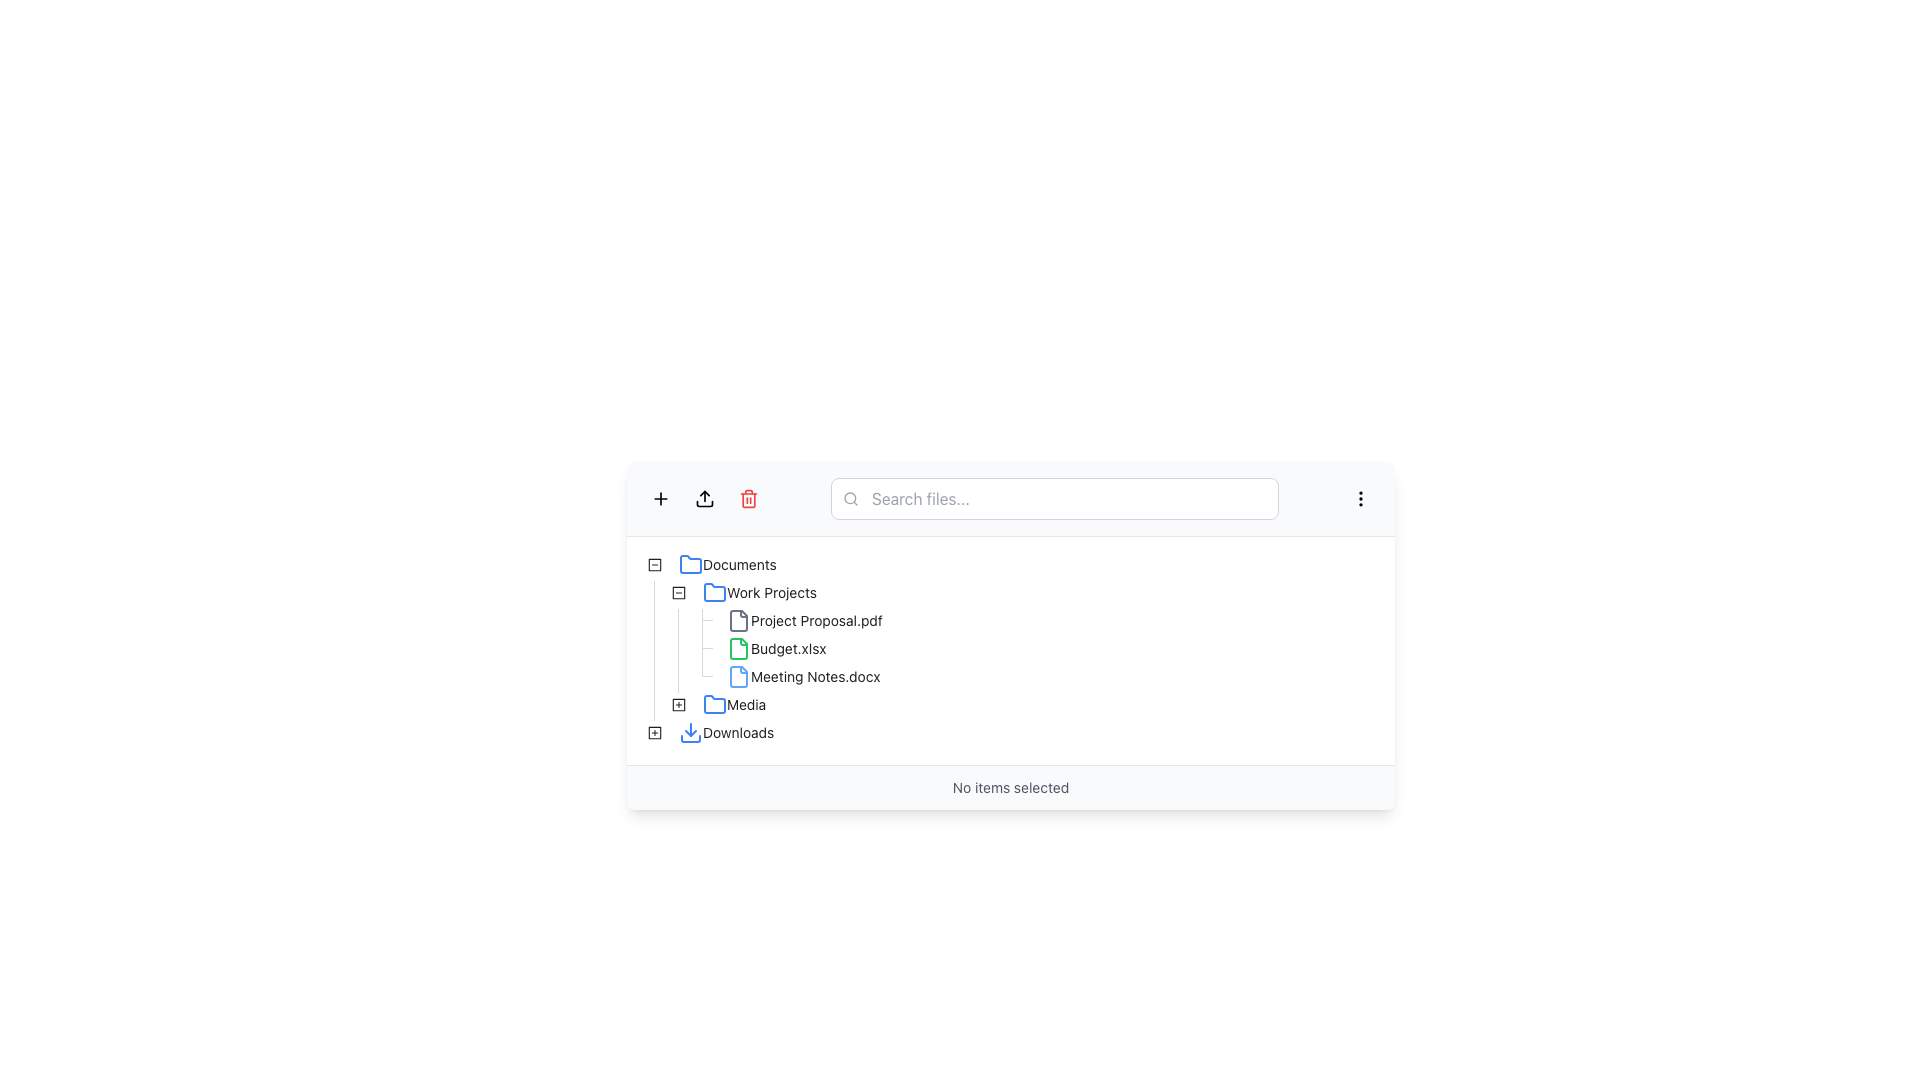  Describe the element at coordinates (775, 648) in the screenshot. I see `the Tree node representing the file 'Budget.xlsx' located under the 'Work Projects' folder in the hierarchical file browser` at that location.